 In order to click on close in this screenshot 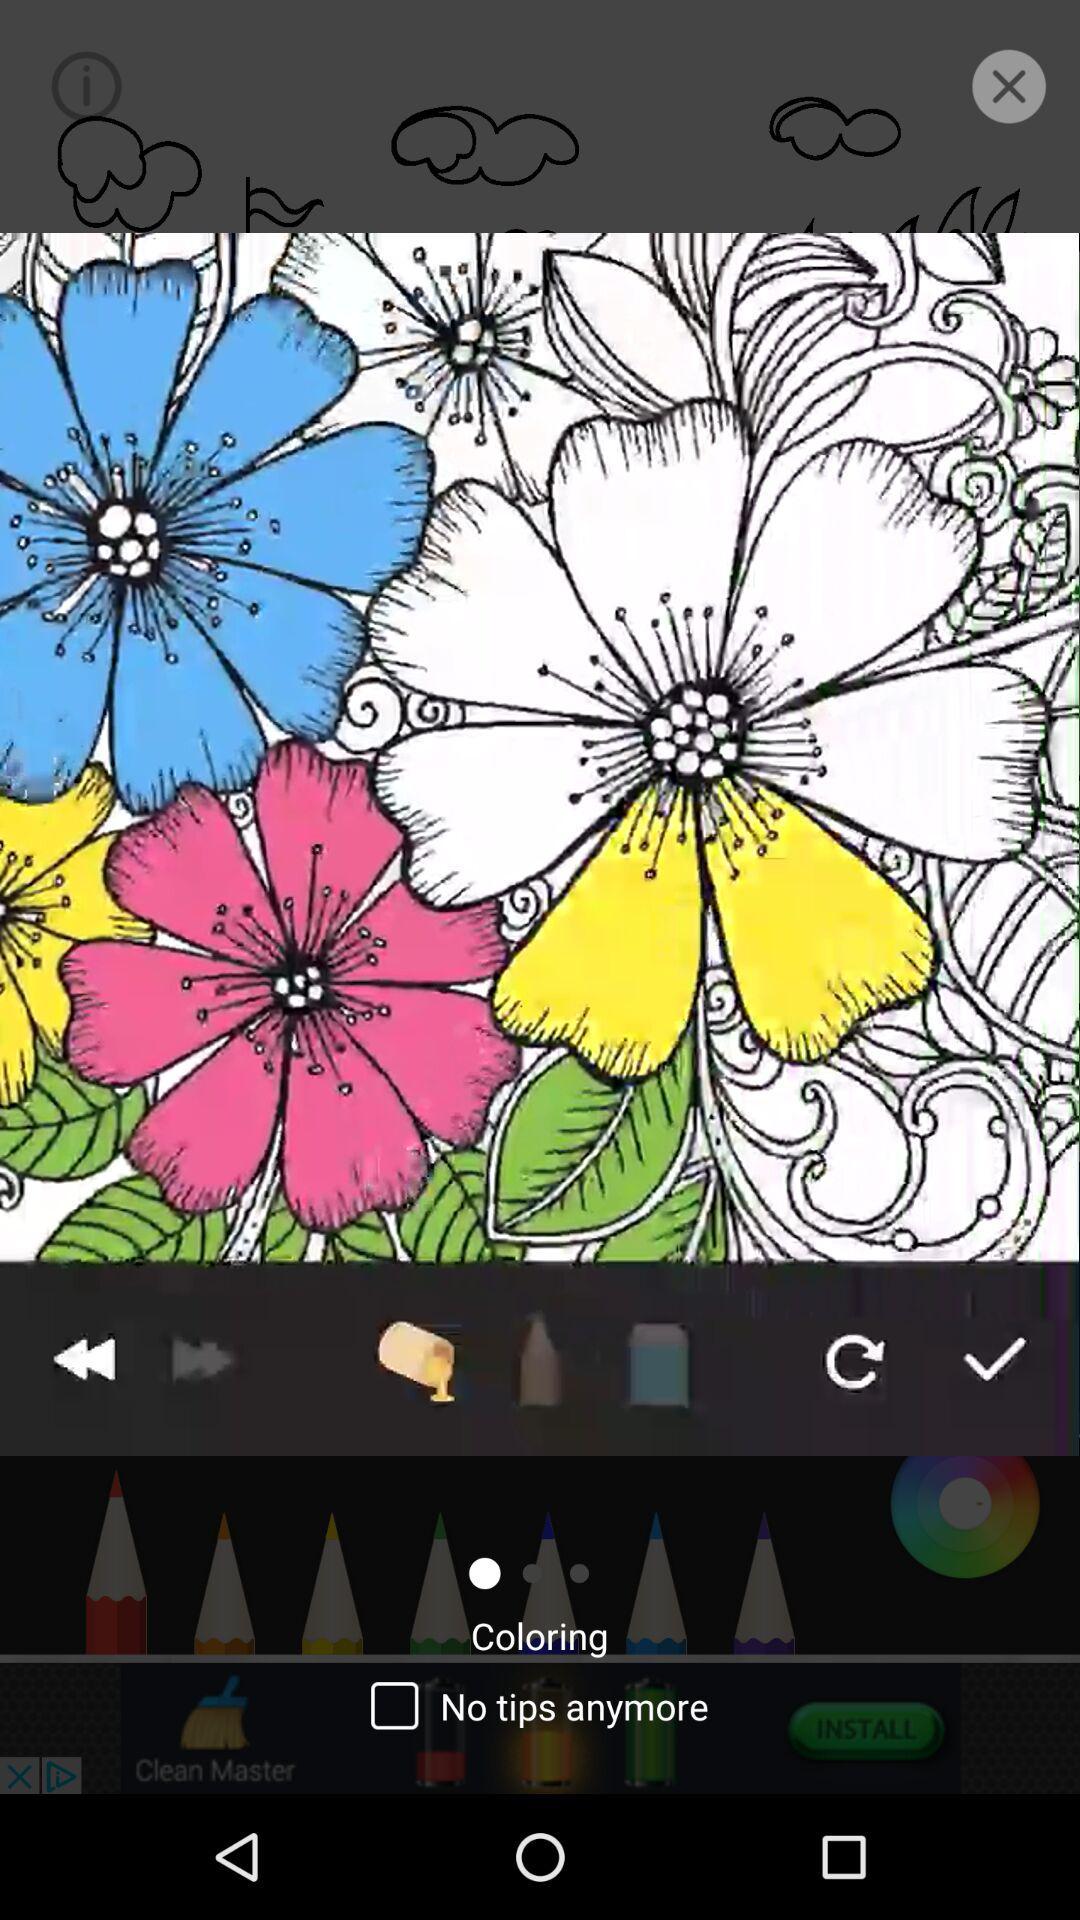, I will do `click(1009, 85)`.